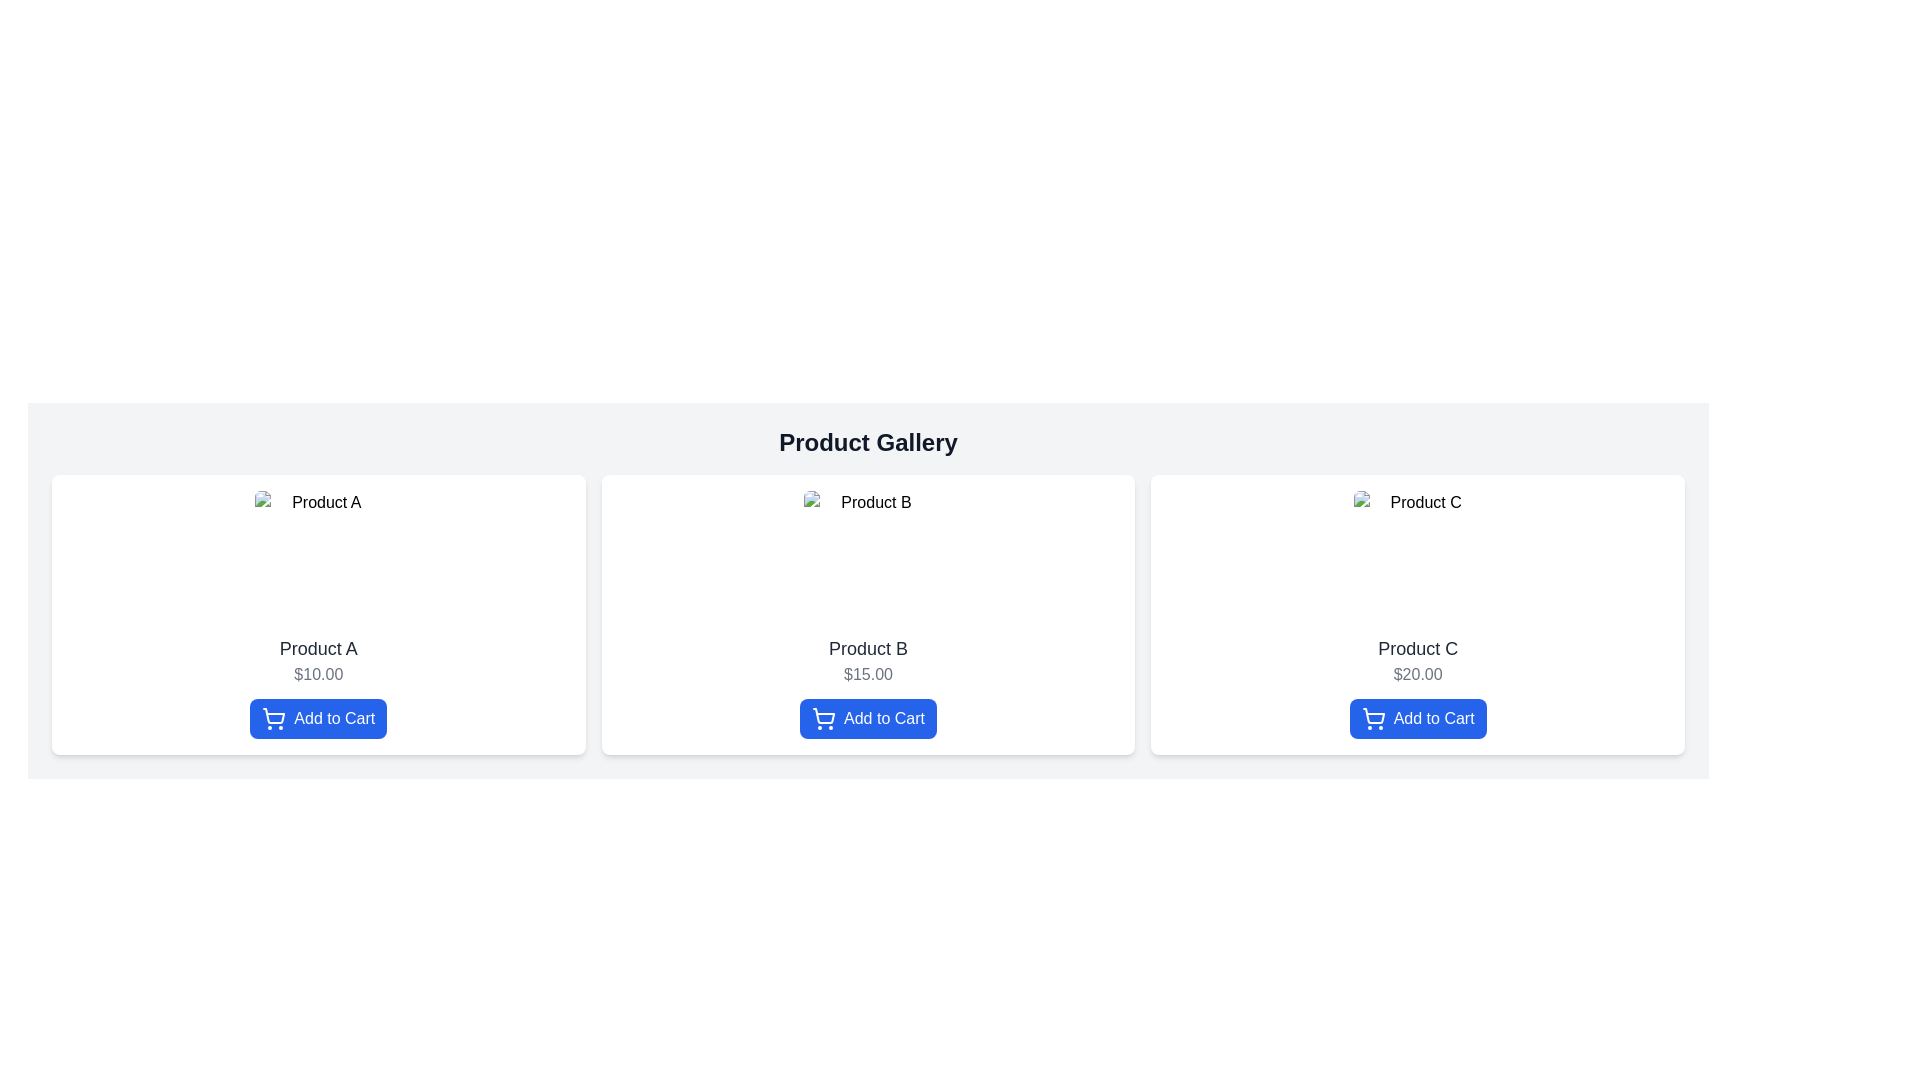  Describe the element at coordinates (1417, 555) in the screenshot. I see `the static image placeholder for 'Product C', which is the first visual component in its flex column layout card` at that location.